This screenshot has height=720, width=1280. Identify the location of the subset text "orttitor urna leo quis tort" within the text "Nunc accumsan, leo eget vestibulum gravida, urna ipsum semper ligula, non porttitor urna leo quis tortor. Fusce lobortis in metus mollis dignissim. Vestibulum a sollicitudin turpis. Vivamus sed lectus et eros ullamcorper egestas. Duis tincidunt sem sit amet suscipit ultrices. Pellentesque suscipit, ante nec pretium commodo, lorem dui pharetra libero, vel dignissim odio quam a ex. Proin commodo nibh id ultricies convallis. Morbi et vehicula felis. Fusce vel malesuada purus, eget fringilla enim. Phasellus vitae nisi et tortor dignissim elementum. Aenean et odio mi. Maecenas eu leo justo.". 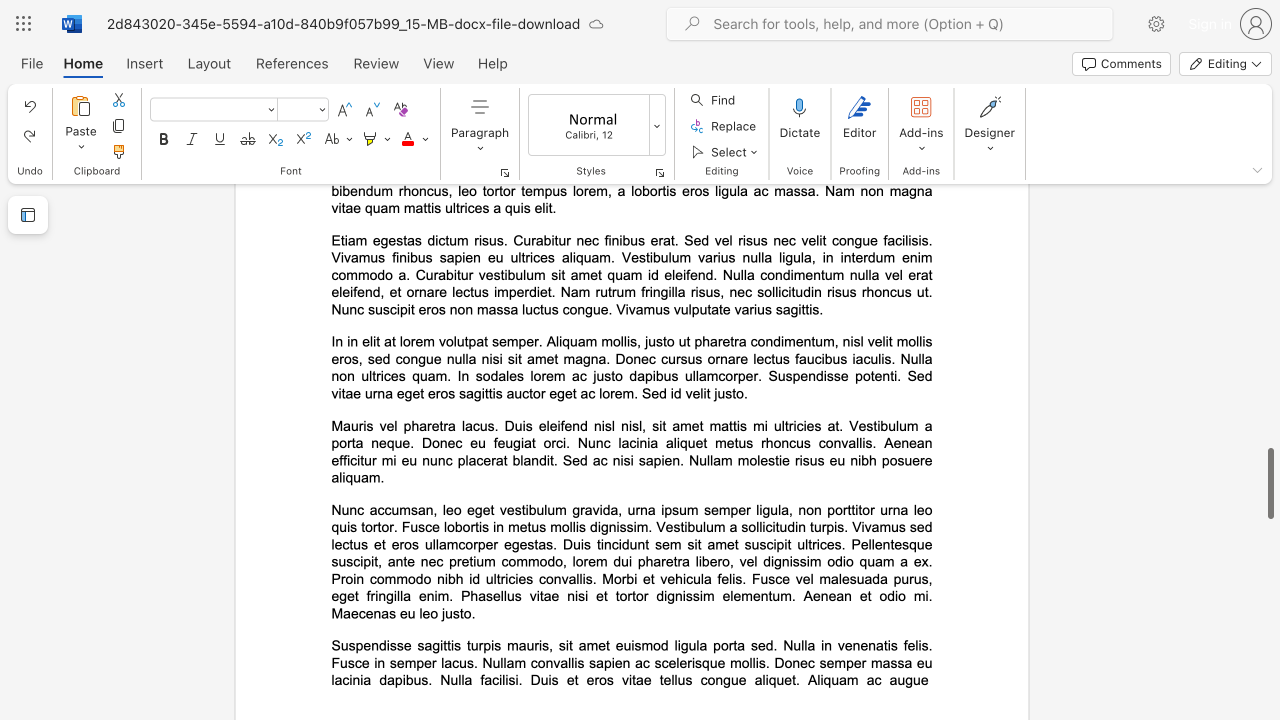
(835, 509).